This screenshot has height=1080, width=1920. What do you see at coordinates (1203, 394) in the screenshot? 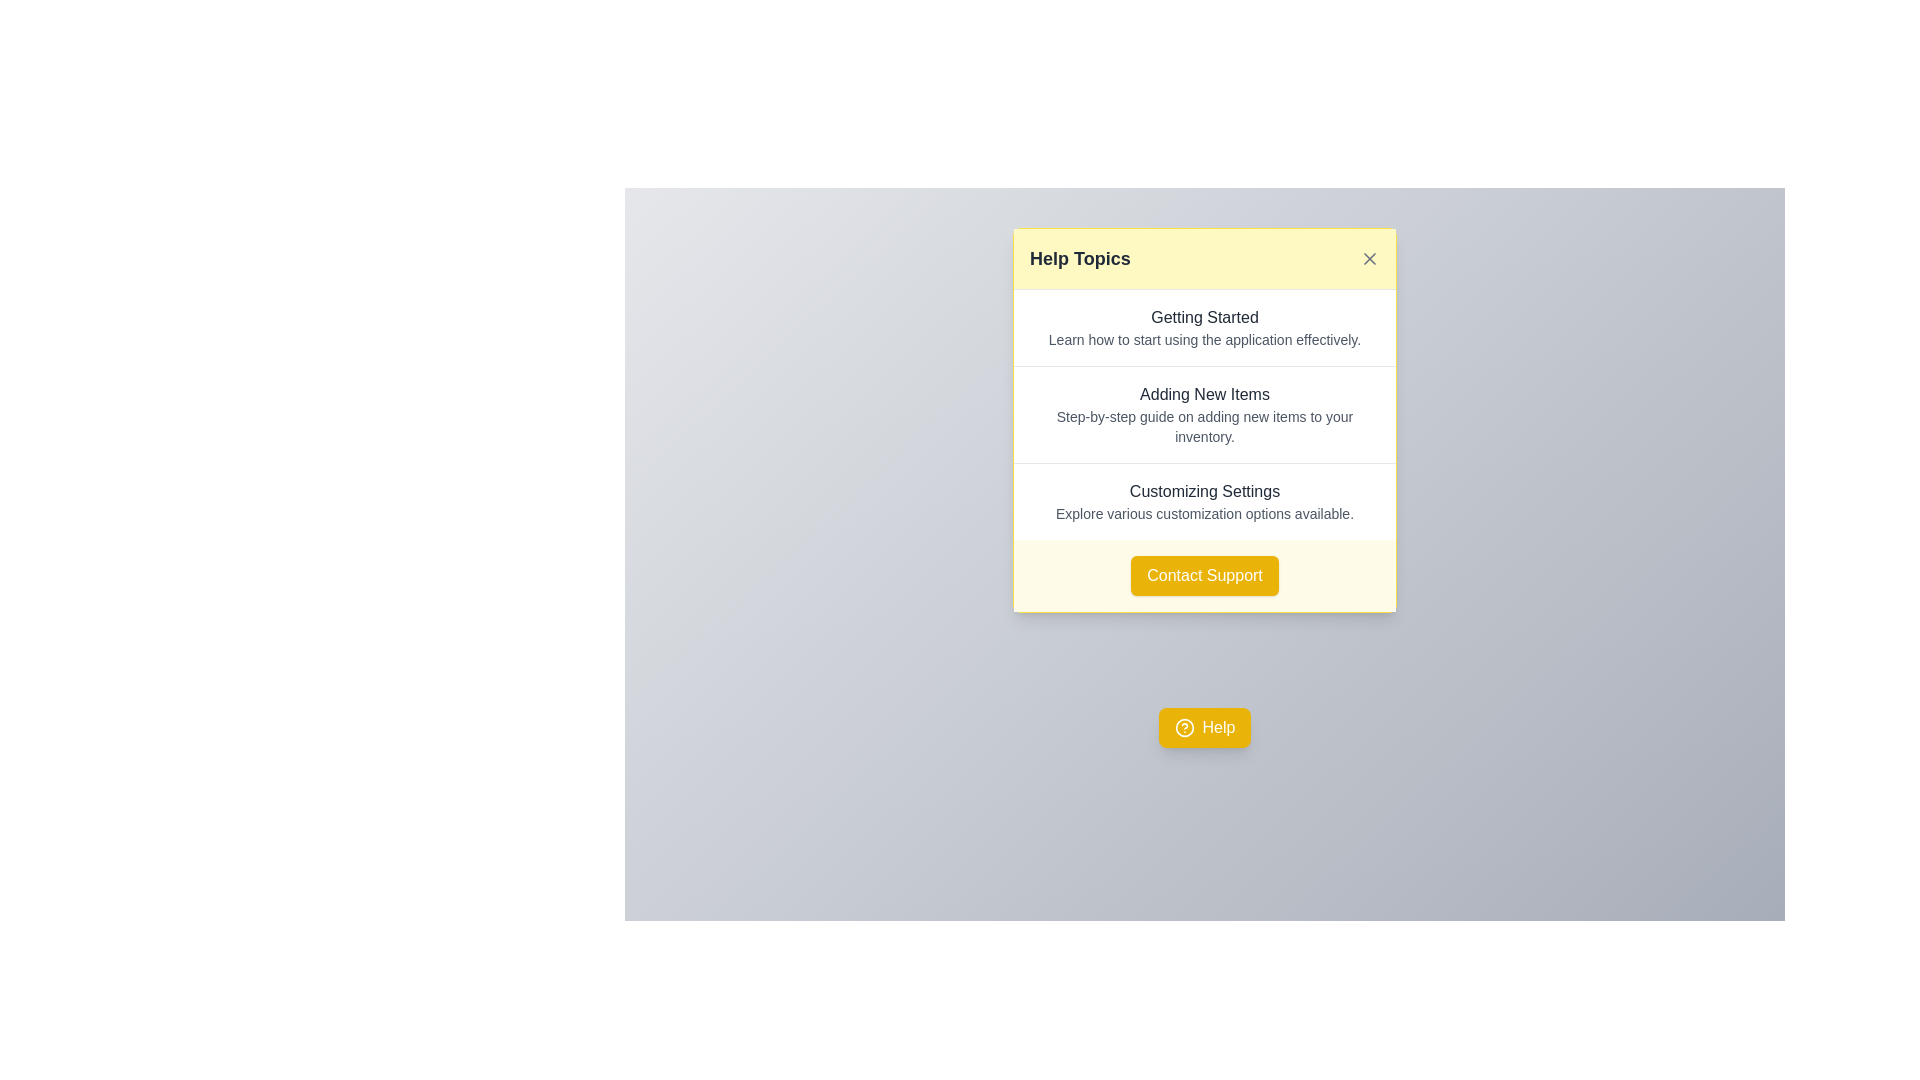
I see `the text label 'Adding New Items' in the modal window titled 'Help Topics', which is located in the center column and is styled with a medium-sized bold dark gray font against a light background` at bounding box center [1203, 394].